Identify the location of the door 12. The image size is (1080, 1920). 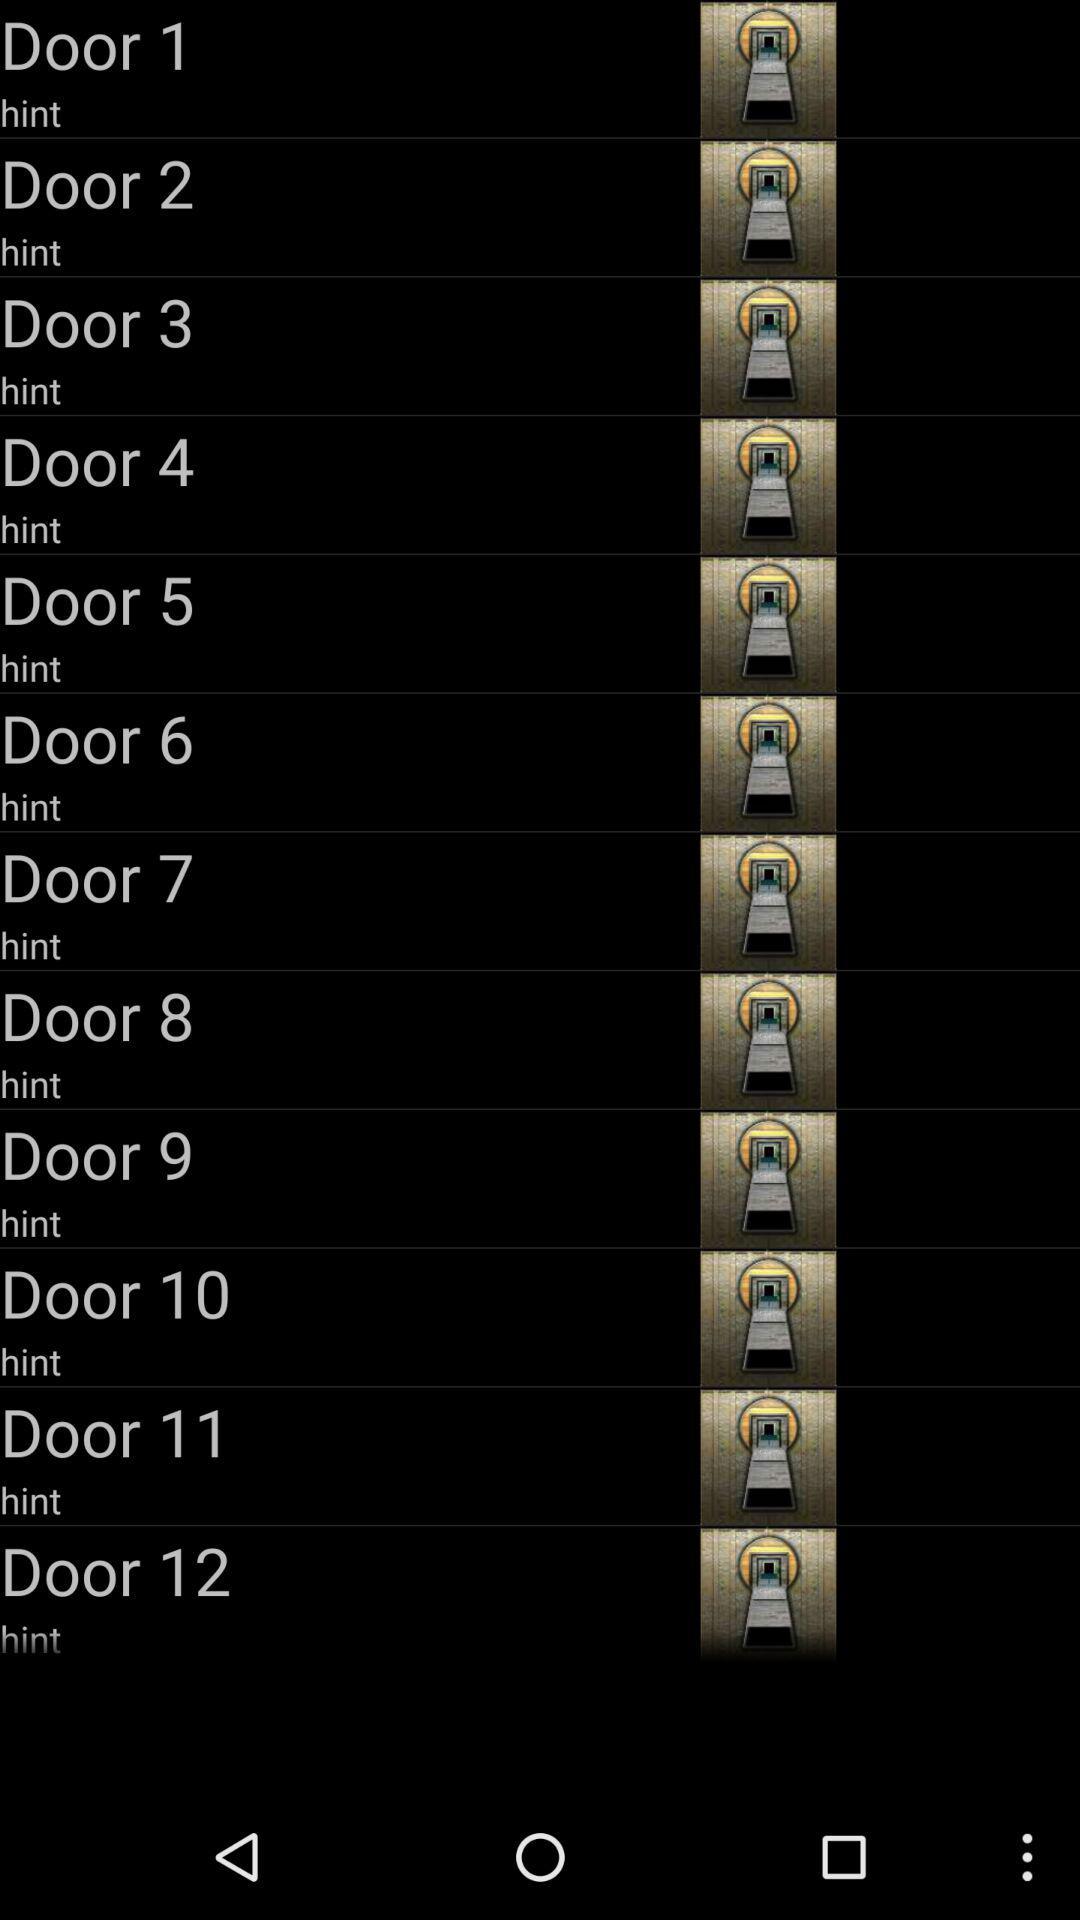
(346, 1569).